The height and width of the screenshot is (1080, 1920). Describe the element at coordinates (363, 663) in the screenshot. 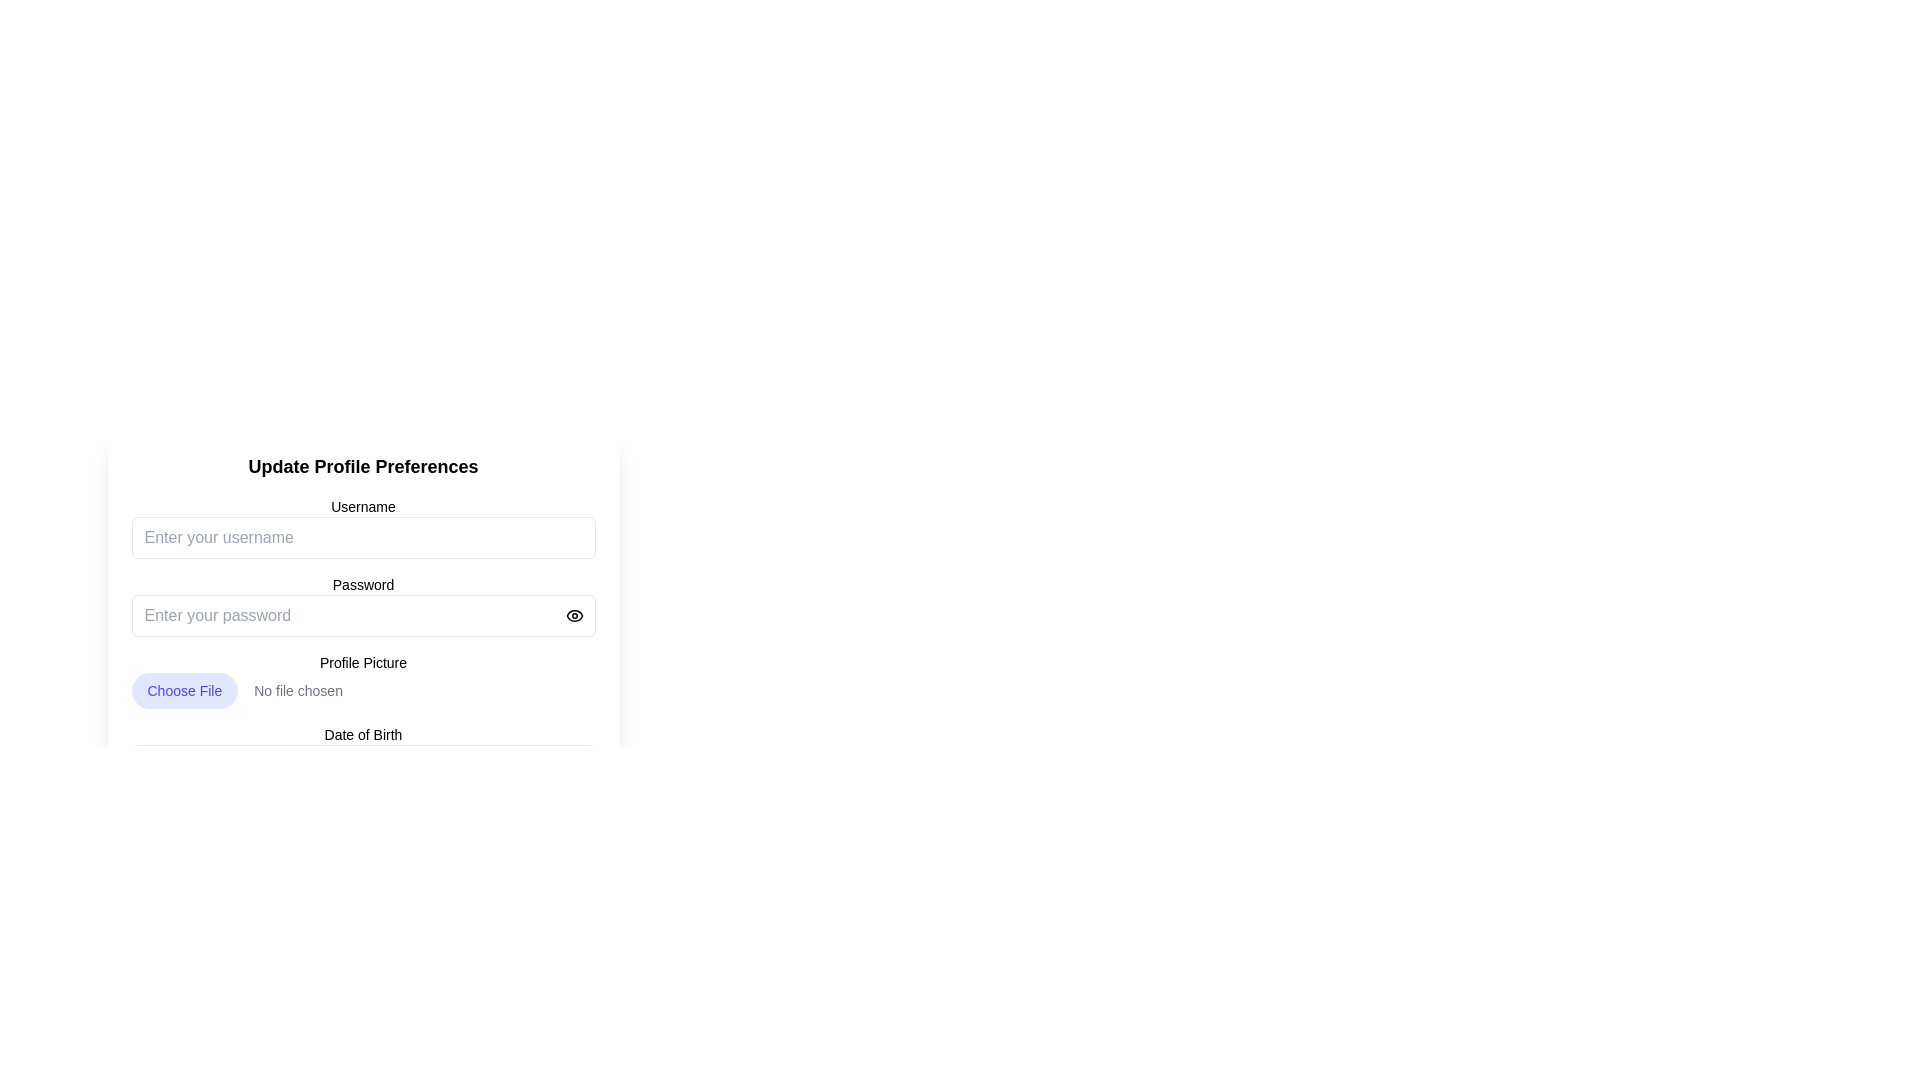

I see `the static text label reading 'Profile Picture' located within the 'Update Profile Preferences' form, positioned above the 'Choose File' input and below the password input field` at that location.